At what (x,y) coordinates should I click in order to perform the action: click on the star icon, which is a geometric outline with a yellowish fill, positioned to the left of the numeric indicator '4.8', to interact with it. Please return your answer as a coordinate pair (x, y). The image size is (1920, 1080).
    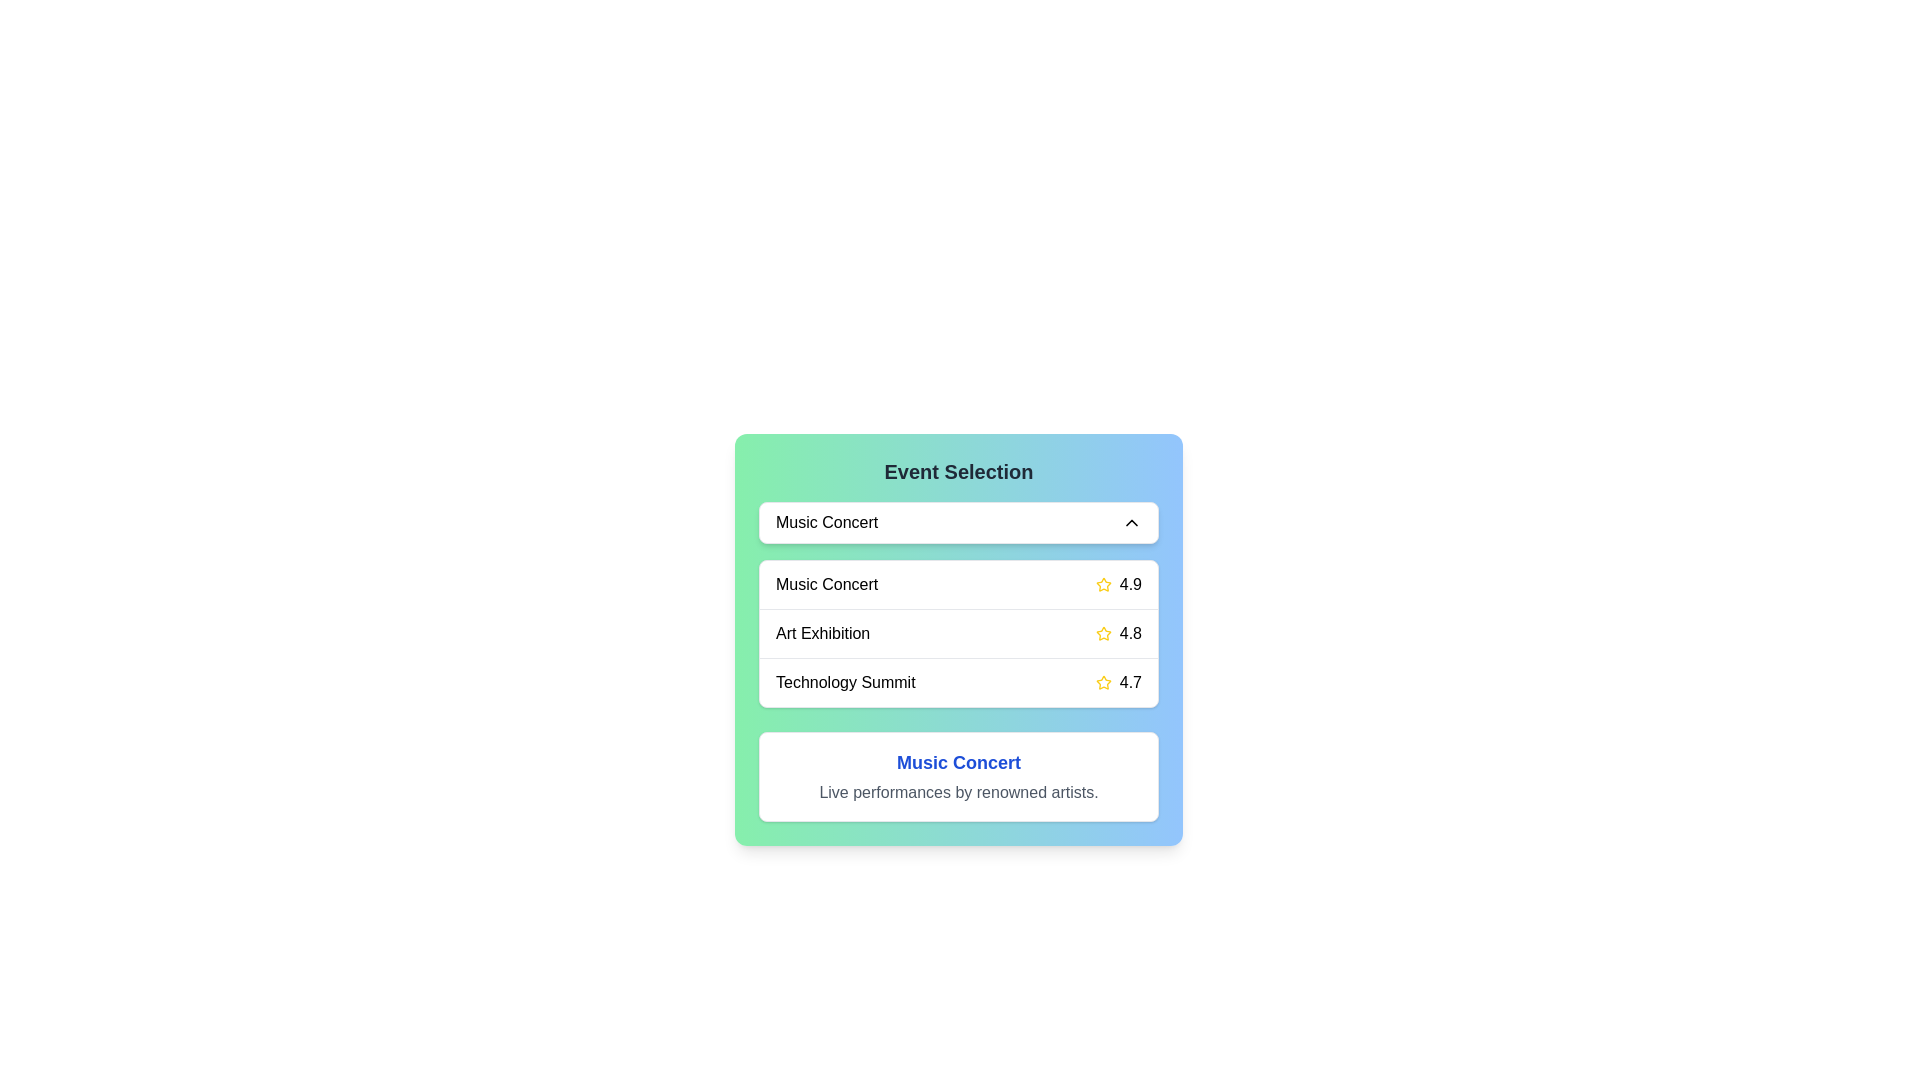
    Looking at the image, I should click on (1102, 633).